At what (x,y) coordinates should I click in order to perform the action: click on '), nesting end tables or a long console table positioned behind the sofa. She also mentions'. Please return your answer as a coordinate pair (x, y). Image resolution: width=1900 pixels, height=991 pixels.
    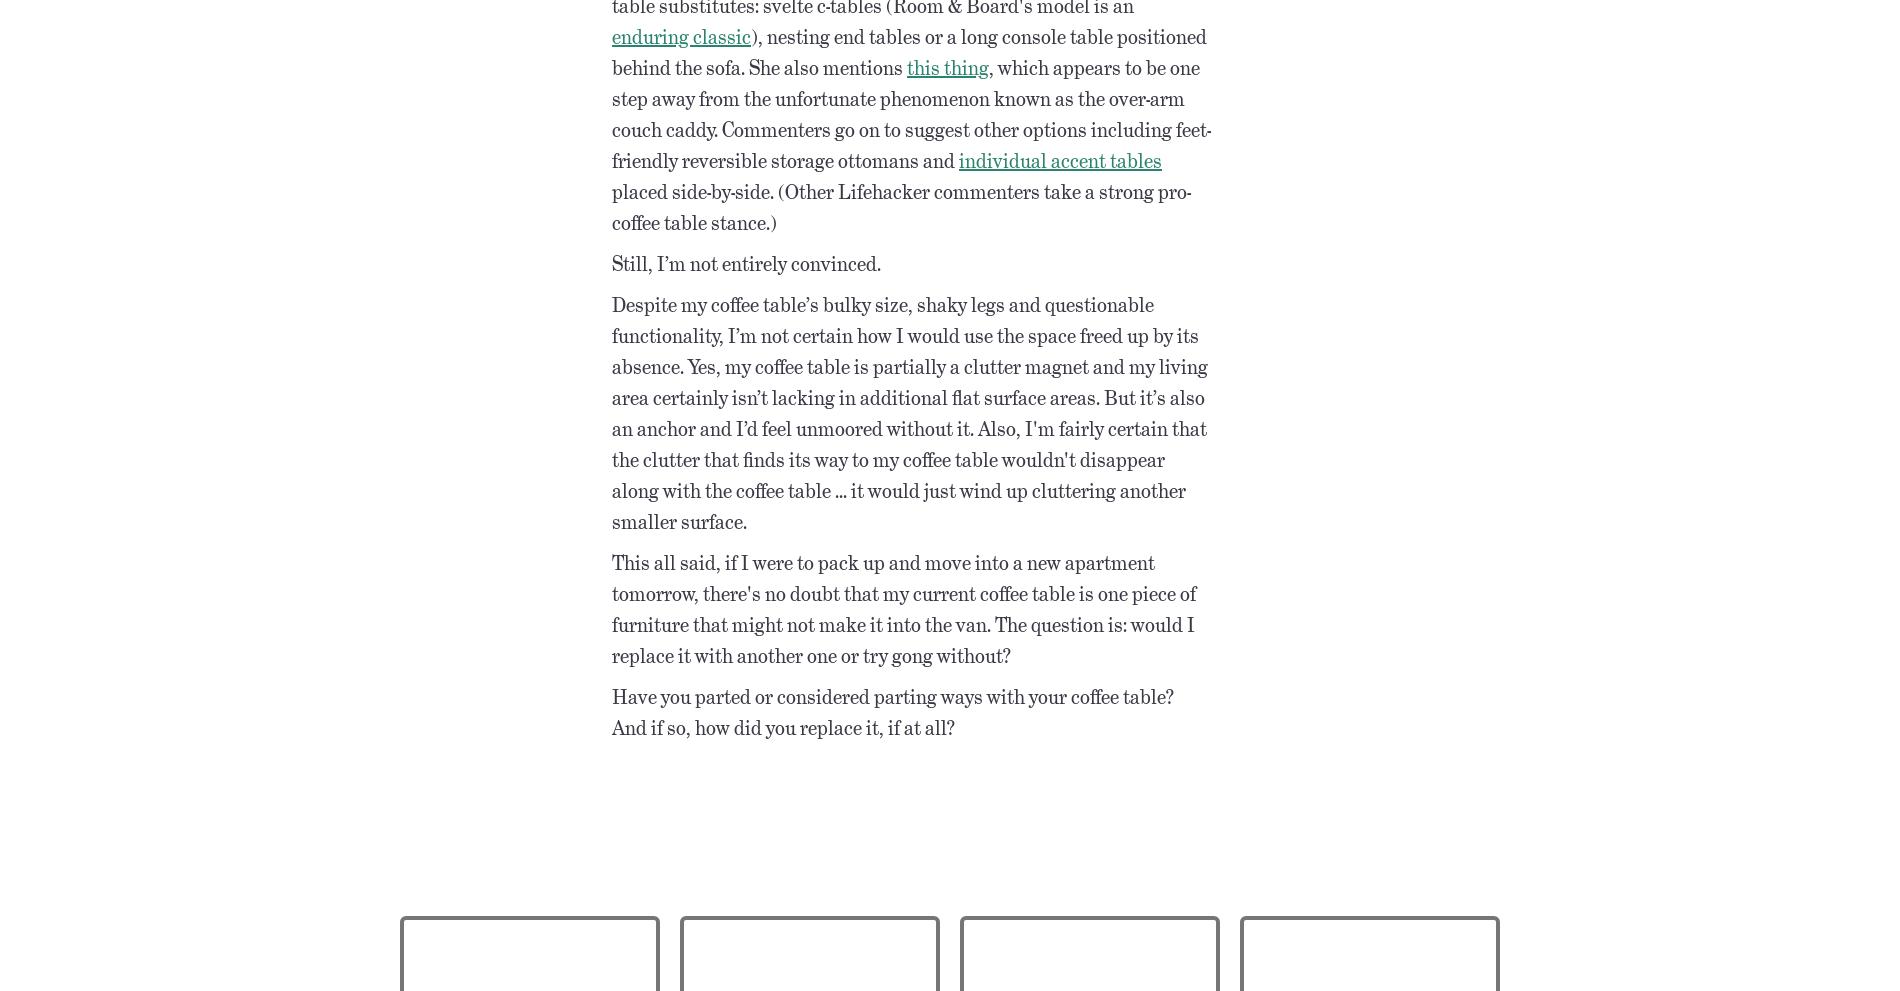
    Looking at the image, I should click on (908, 51).